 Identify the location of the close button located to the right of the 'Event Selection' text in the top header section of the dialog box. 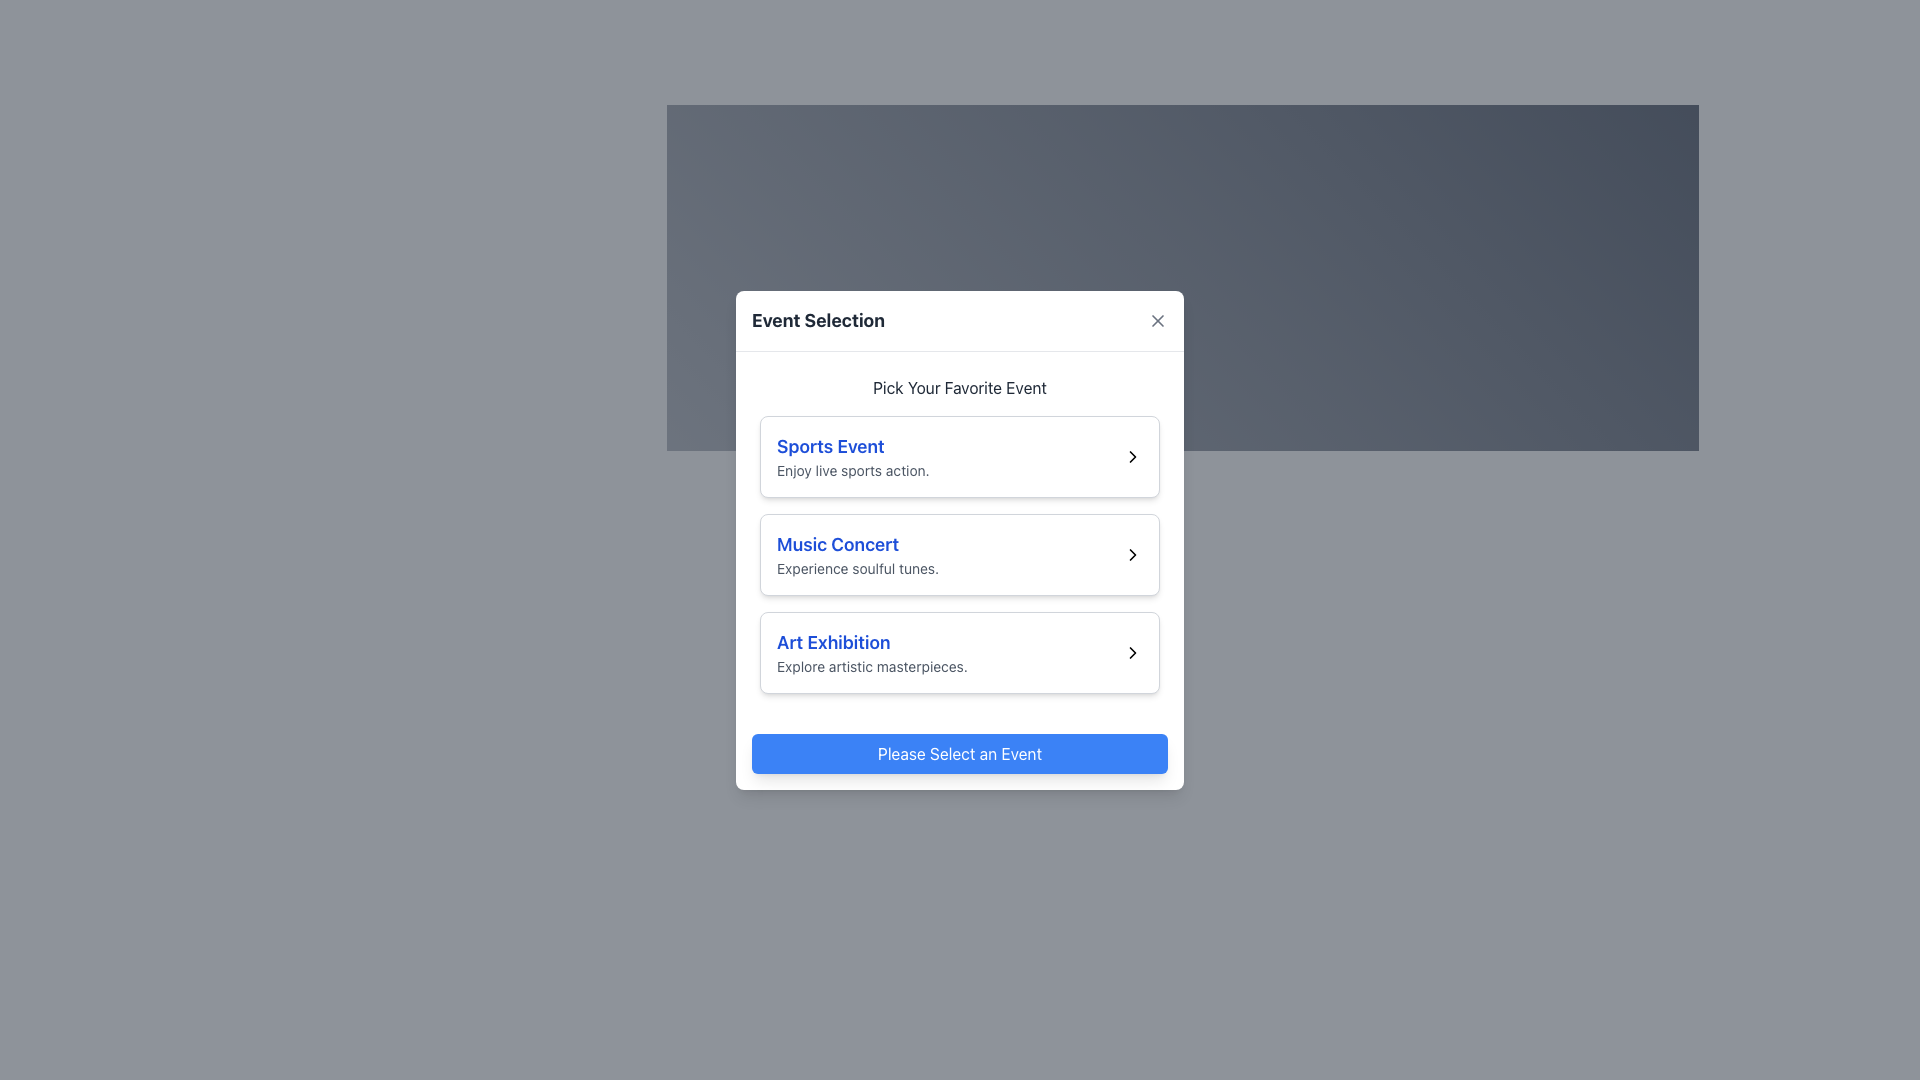
(1157, 319).